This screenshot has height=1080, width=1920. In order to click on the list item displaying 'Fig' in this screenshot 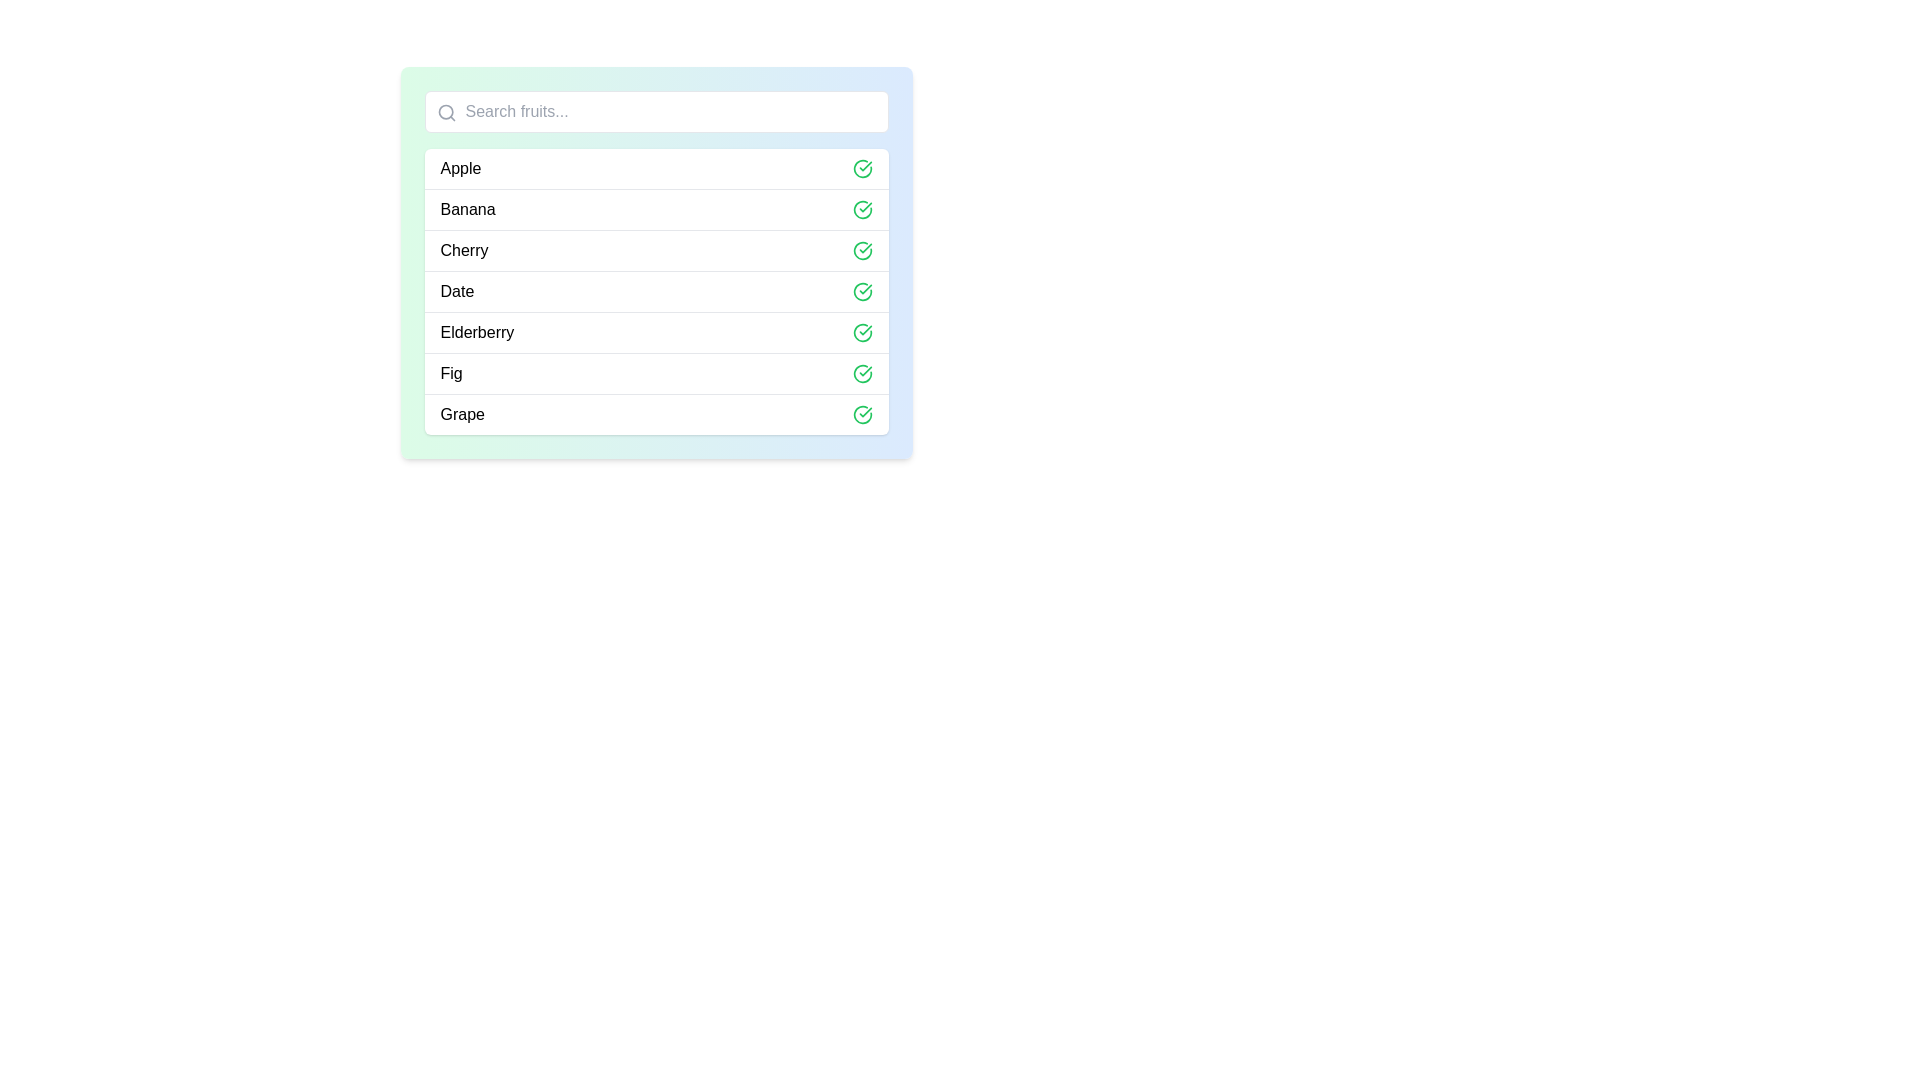, I will do `click(656, 373)`.